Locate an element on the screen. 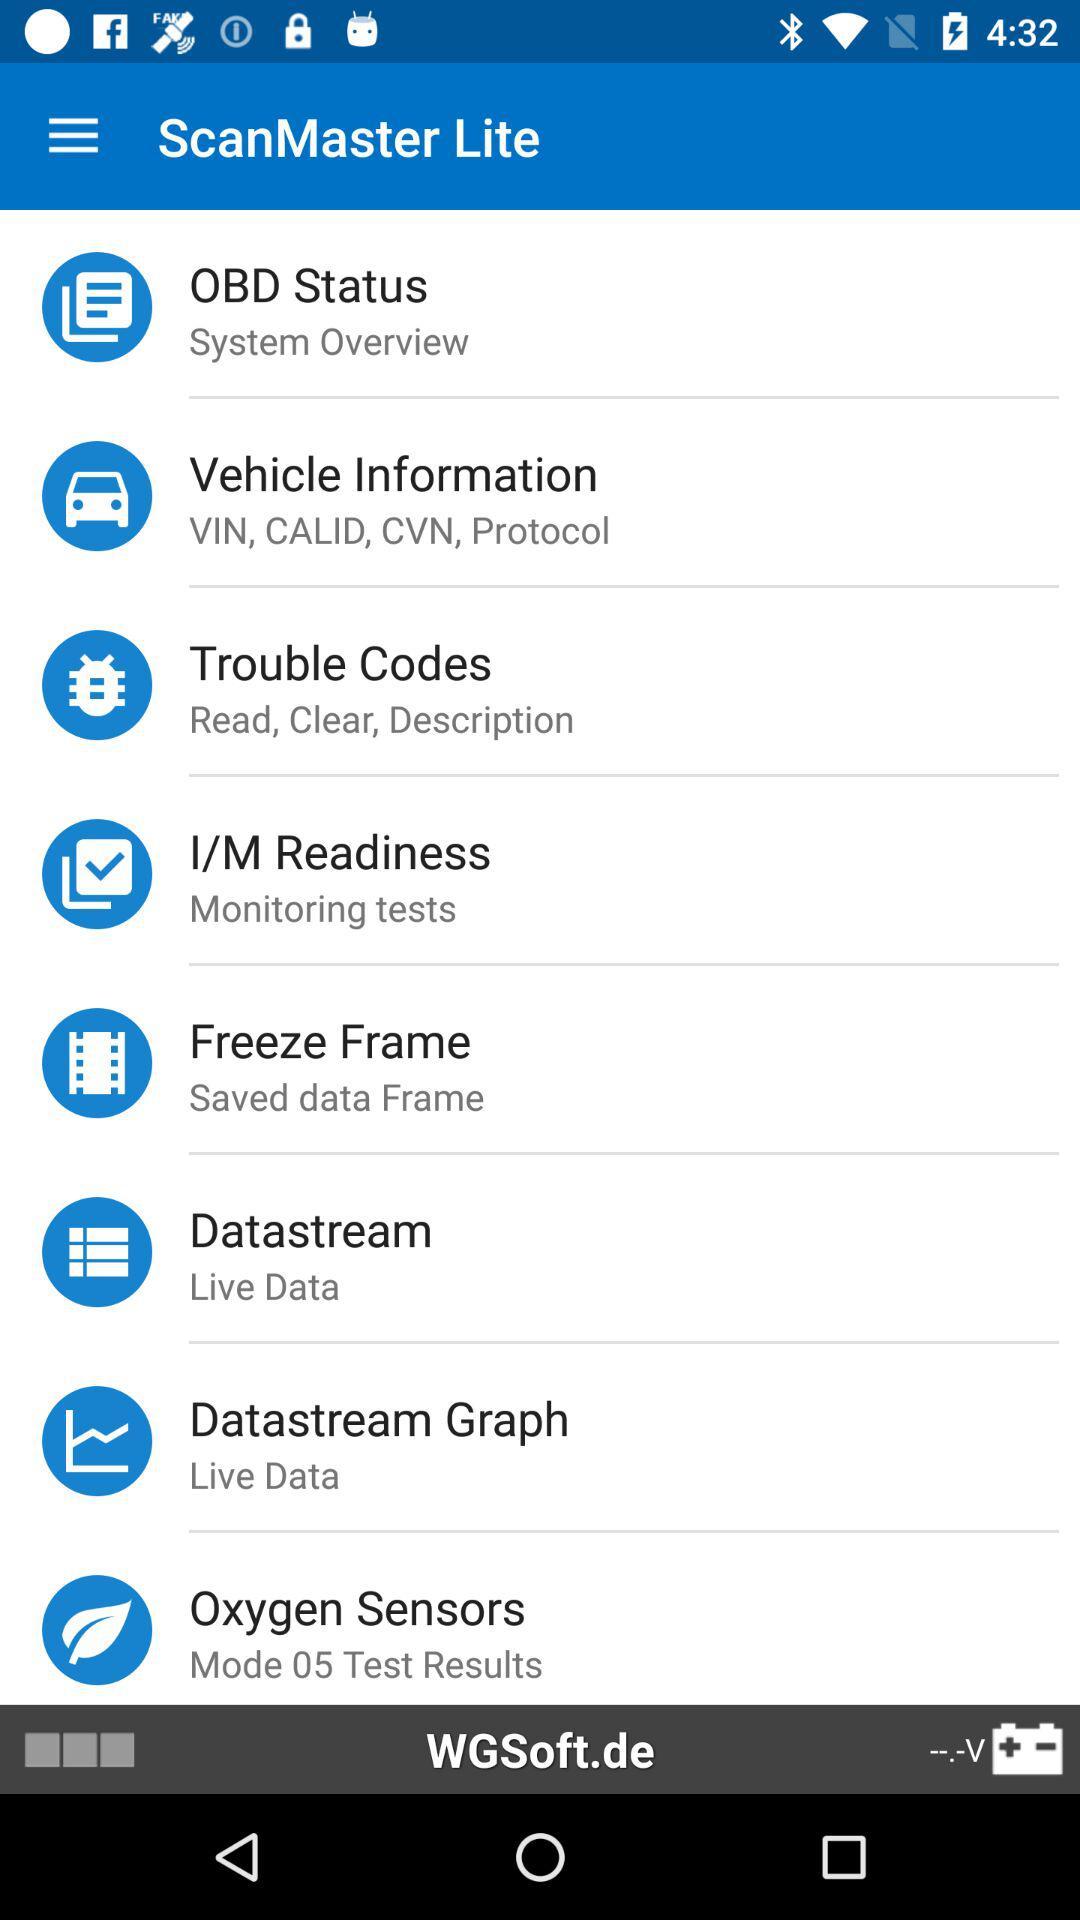 This screenshot has height=1920, width=1080. the trouble codes item is located at coordinates (634, 661).